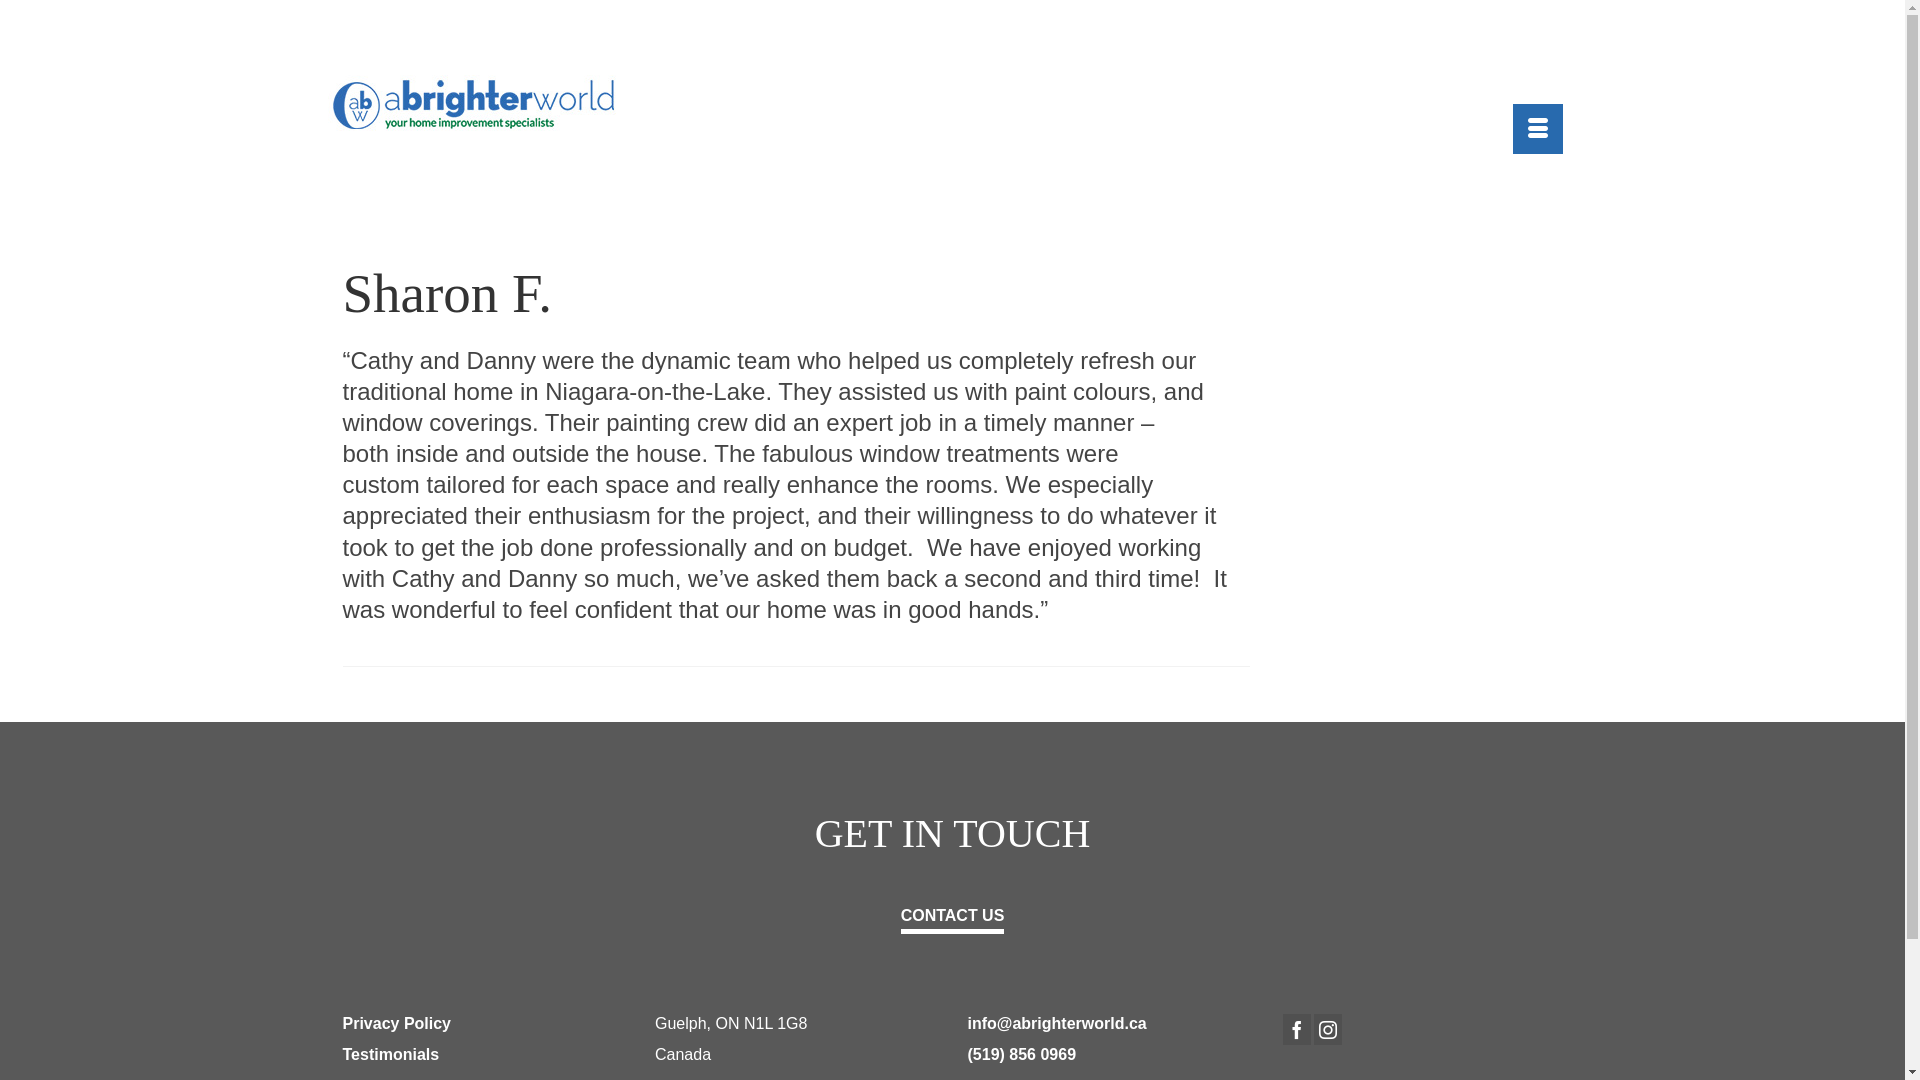 This screenshot has height=1080, width=1920. What do you see at coordinates (968, 1023) in the screenshot?
I see `'info@abrighterworld.ca'` at bounding box center [968, 1023].